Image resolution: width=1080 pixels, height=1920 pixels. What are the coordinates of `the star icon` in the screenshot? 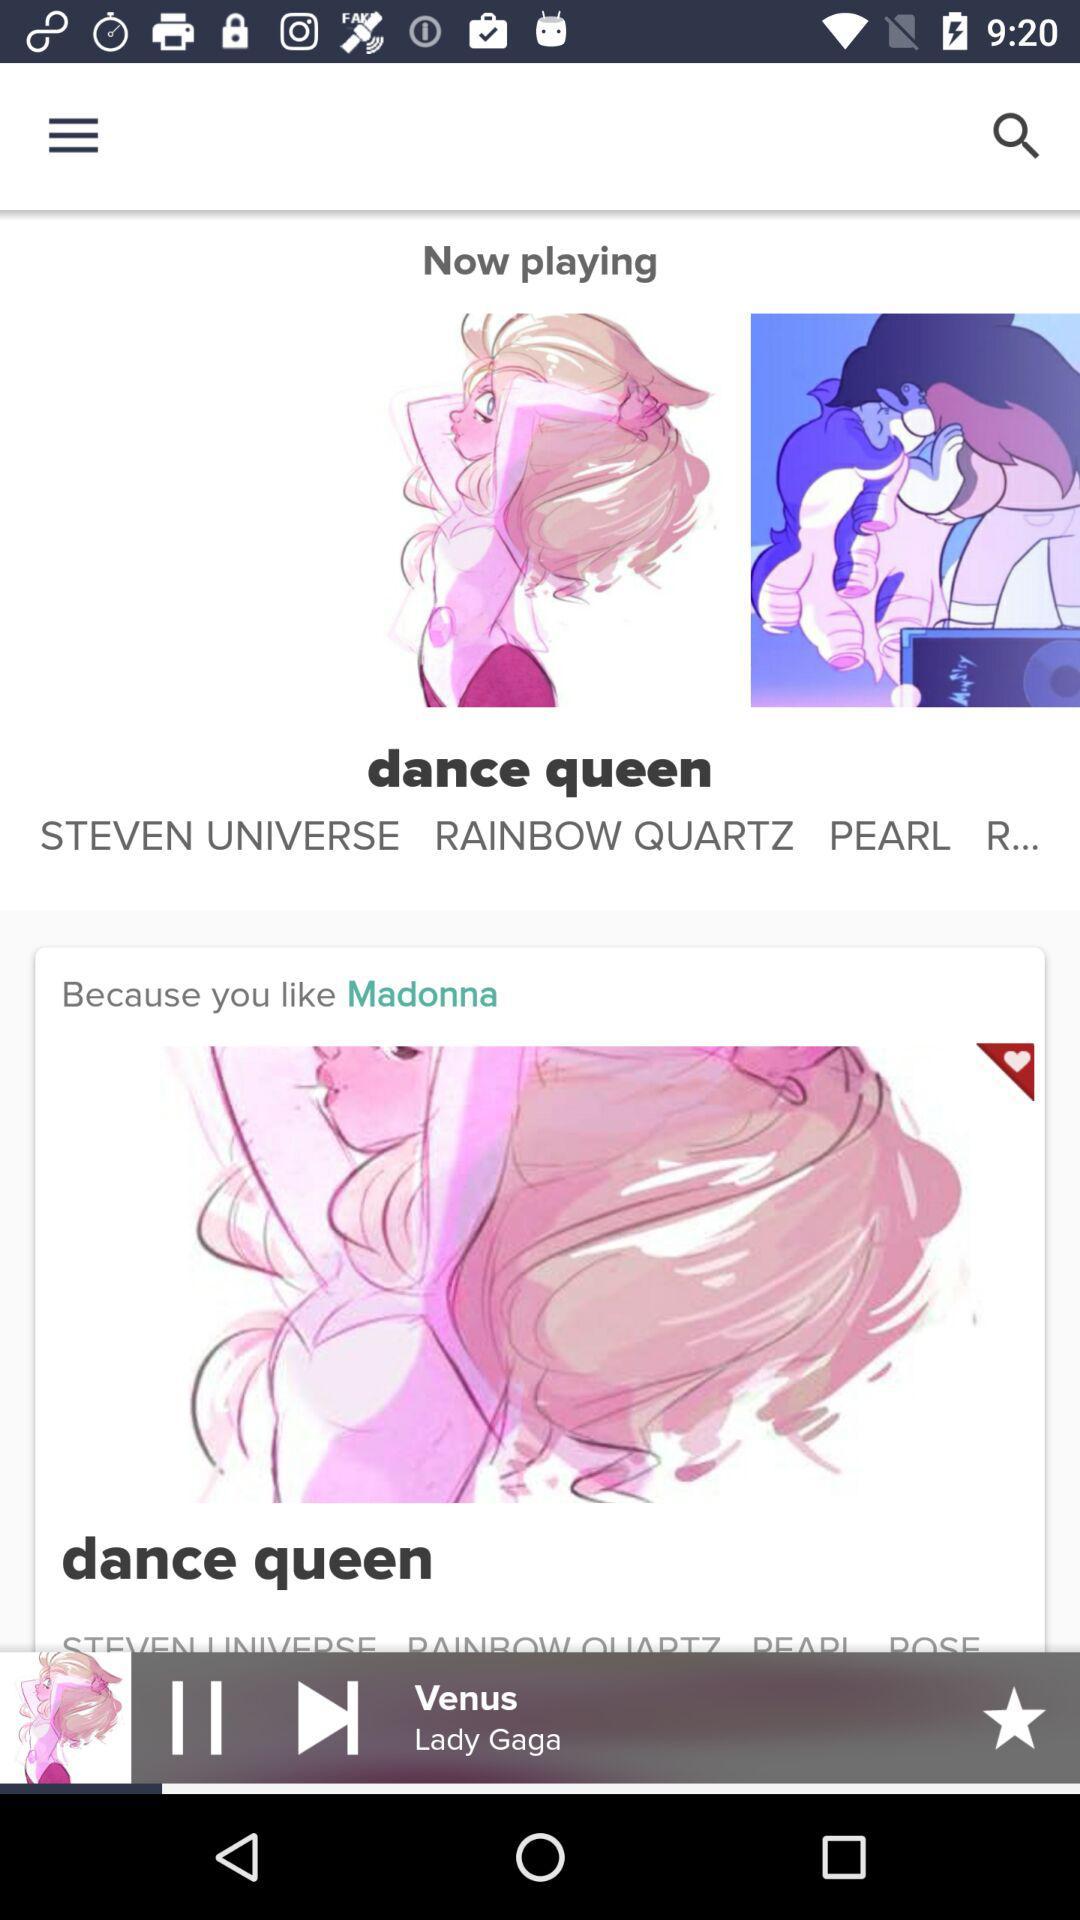 It's located at (1014, 1716).